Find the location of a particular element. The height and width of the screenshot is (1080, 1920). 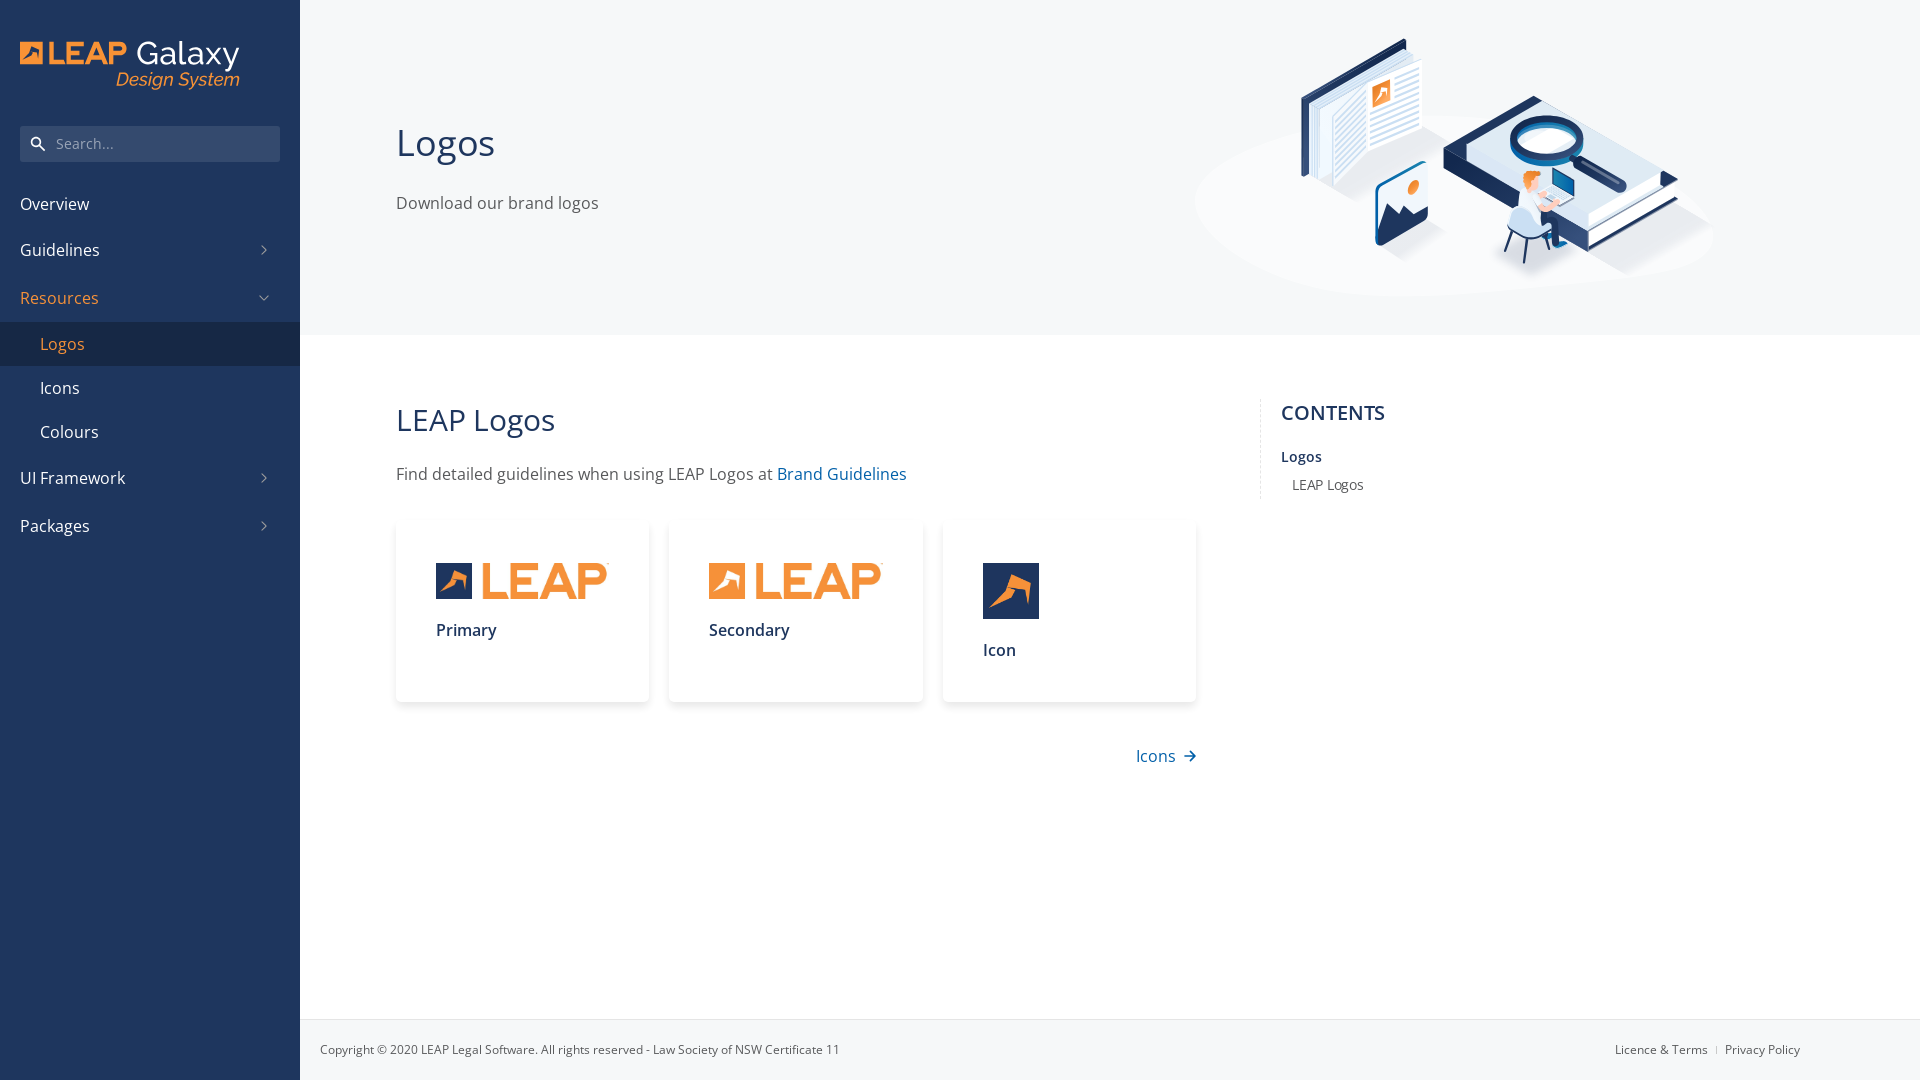

'Brand Guidelines' is located at coordinates (776, 474).